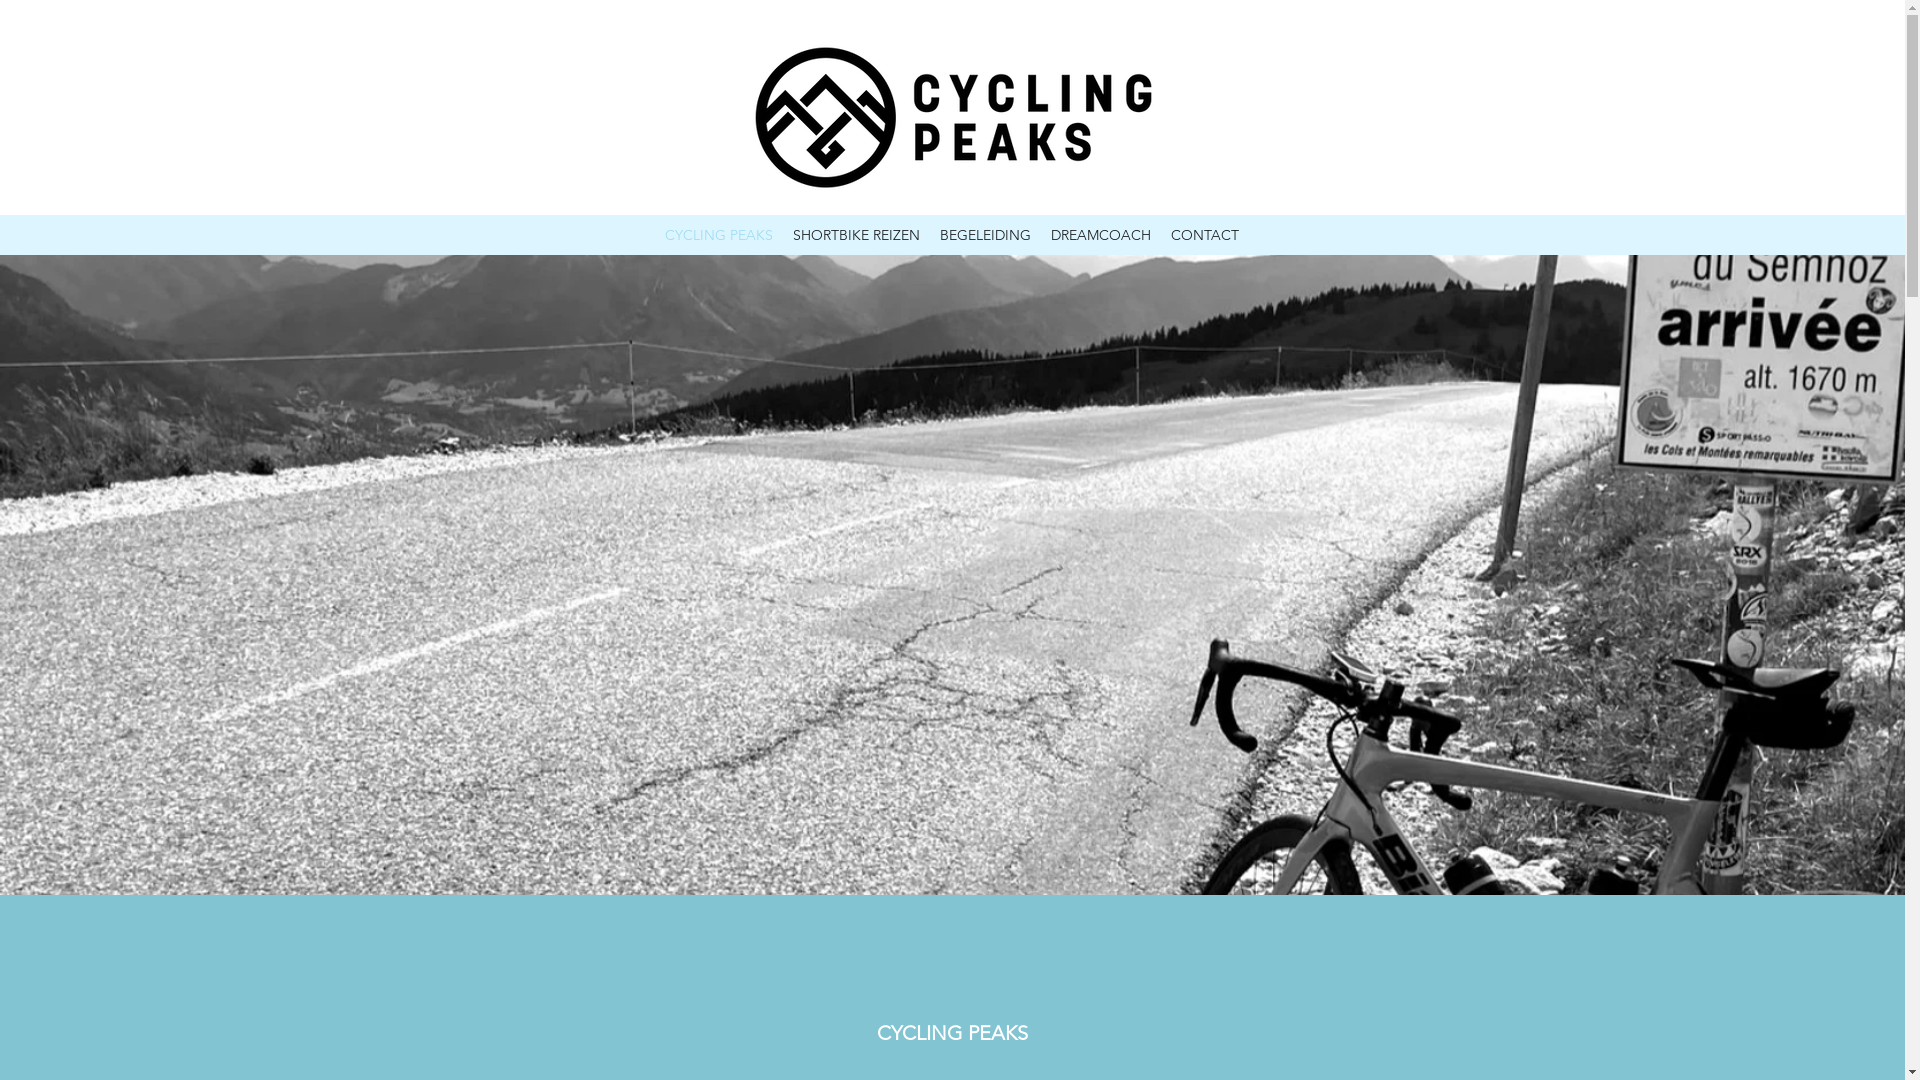 This screenshot has height=1080, width=1920. I want to click on 'CONTACT', so click(1161, 234).